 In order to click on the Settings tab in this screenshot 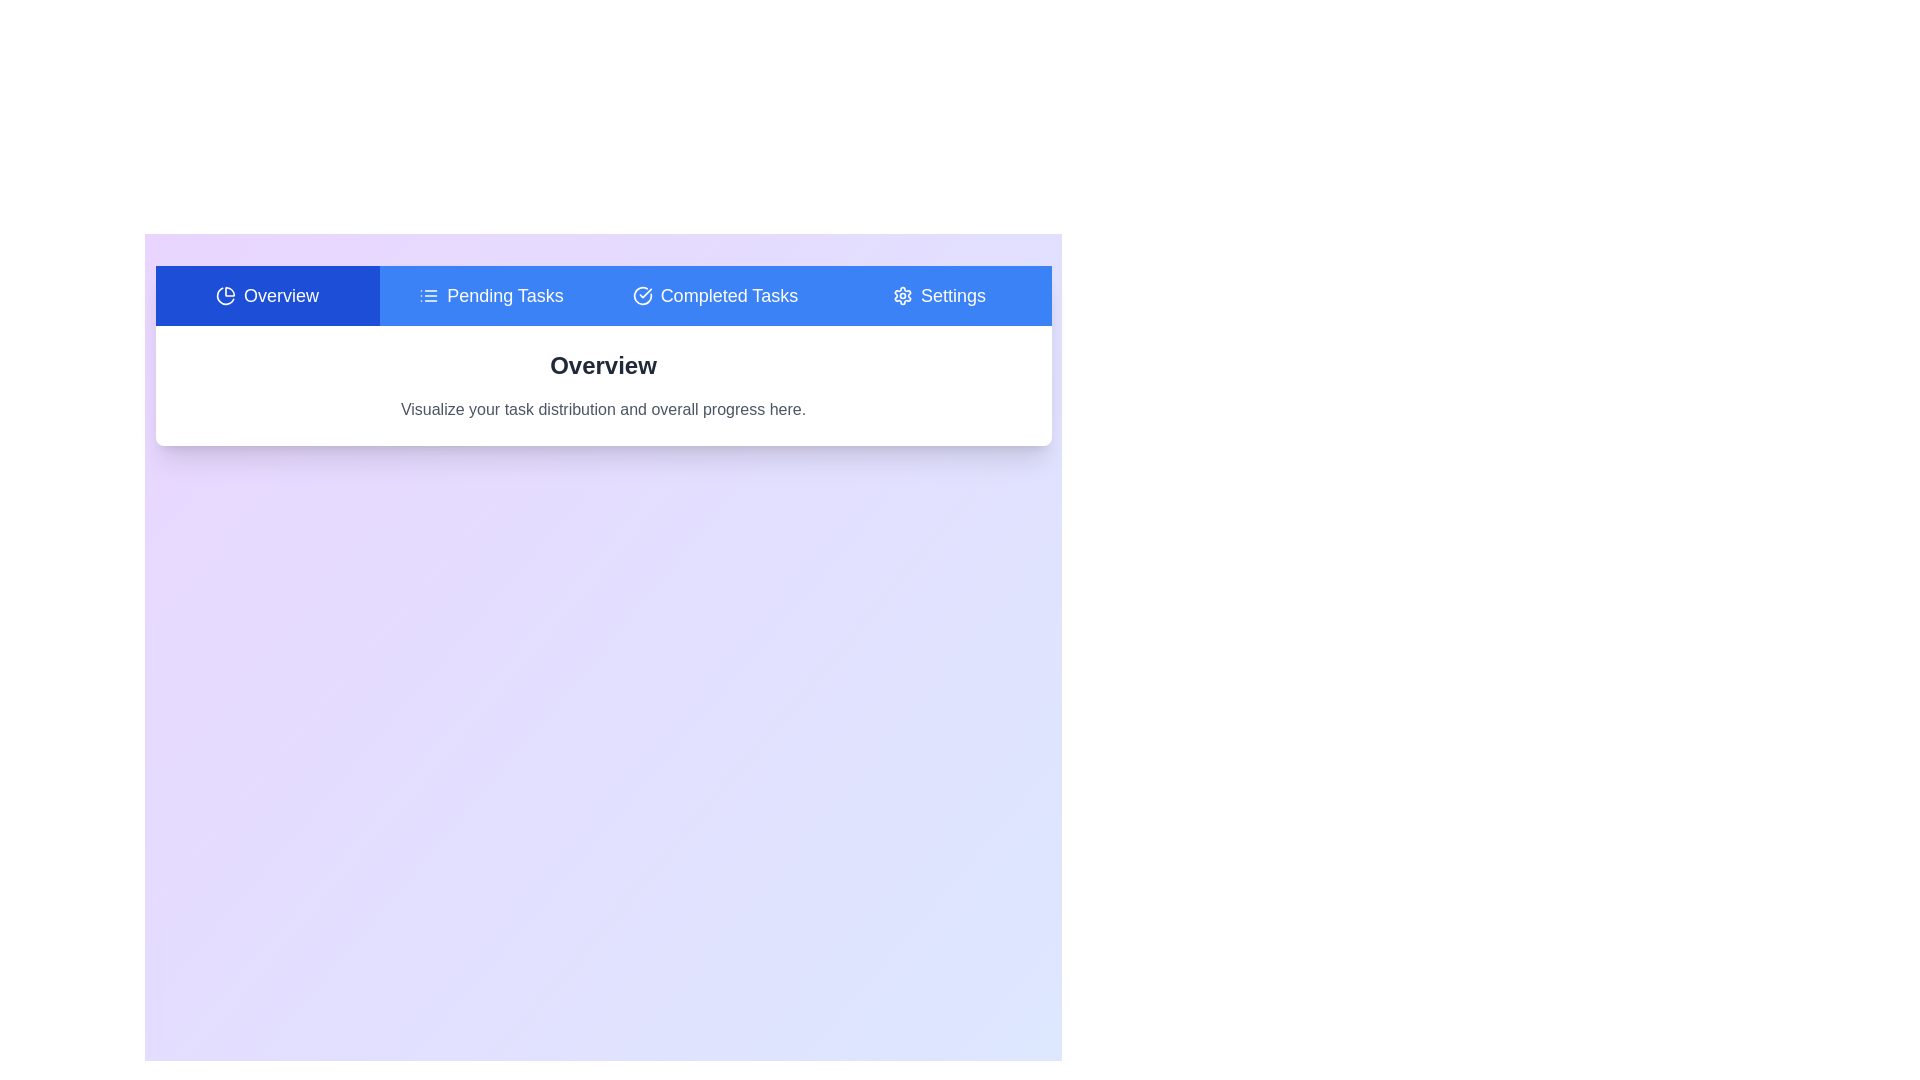, I will do `click(938, 296)`.